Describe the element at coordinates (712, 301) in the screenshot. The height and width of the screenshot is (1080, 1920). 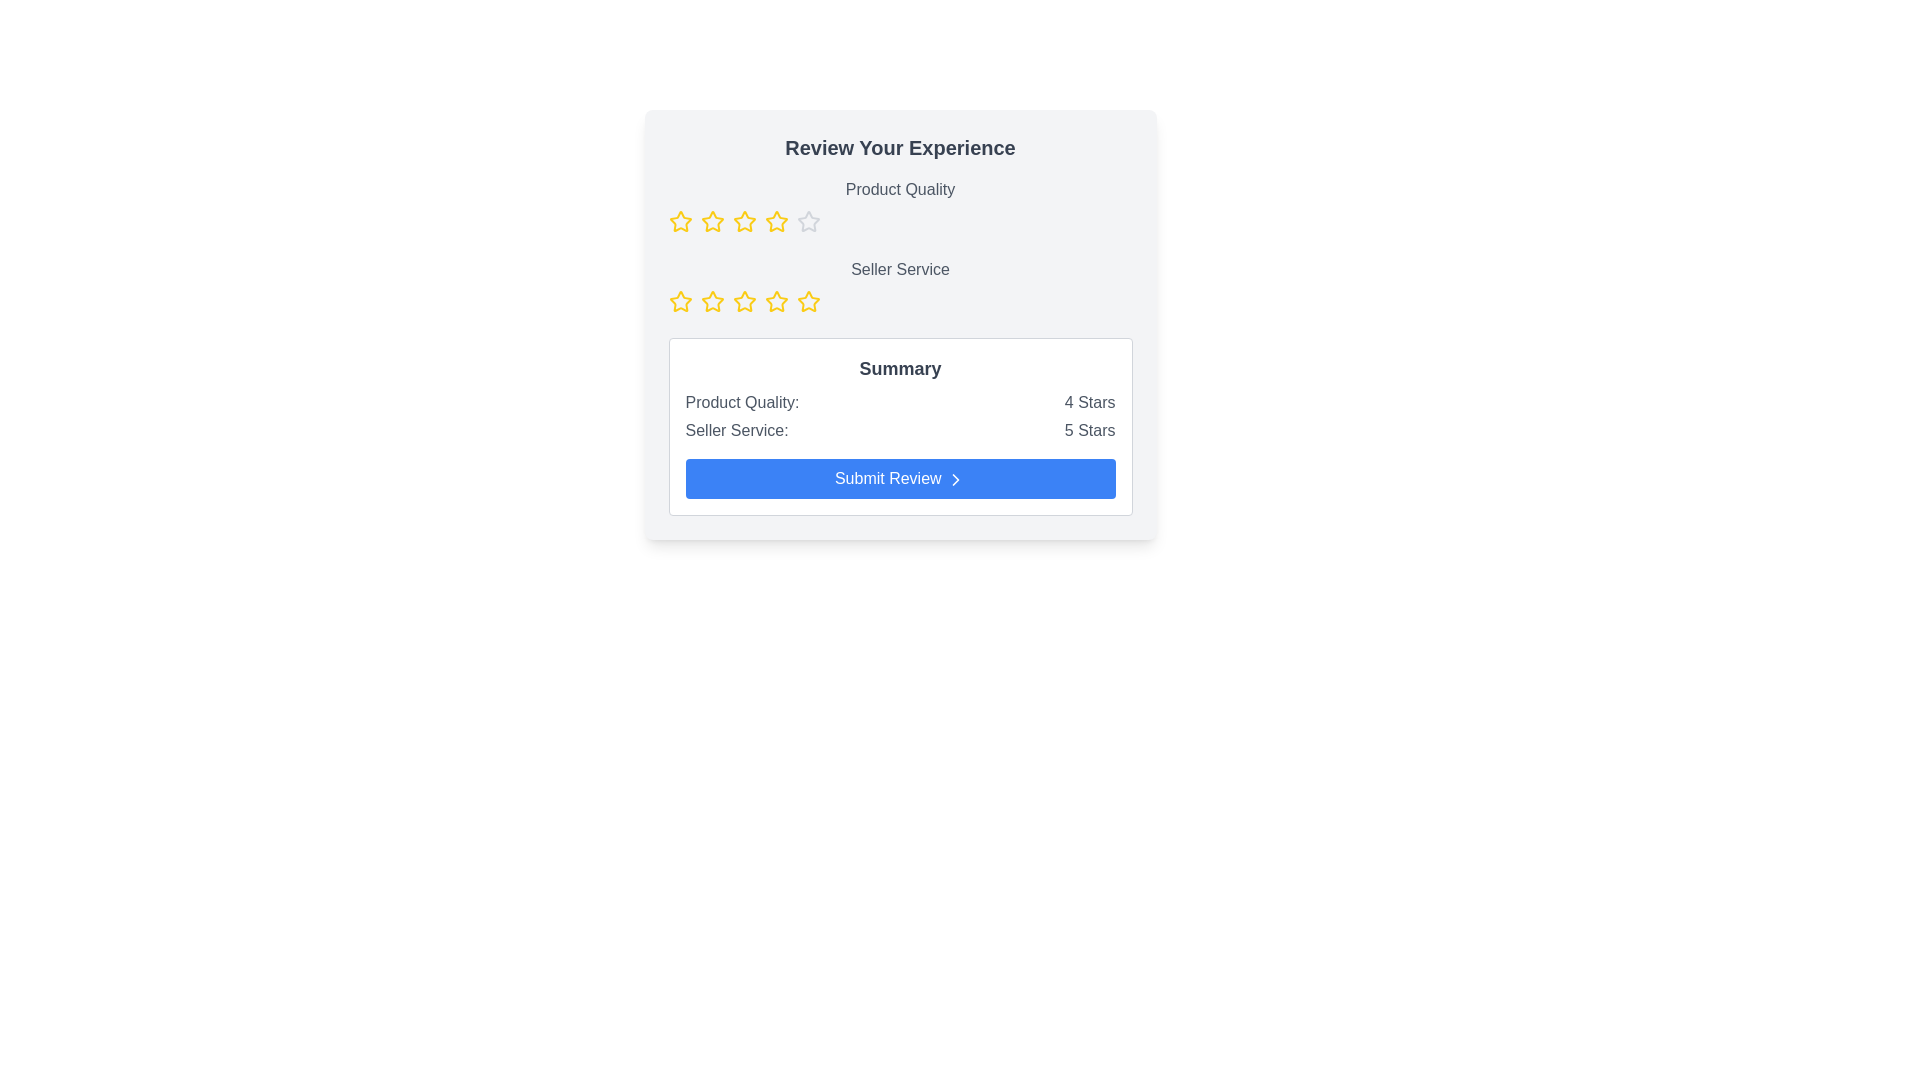
I see `the second star icon` at that location.